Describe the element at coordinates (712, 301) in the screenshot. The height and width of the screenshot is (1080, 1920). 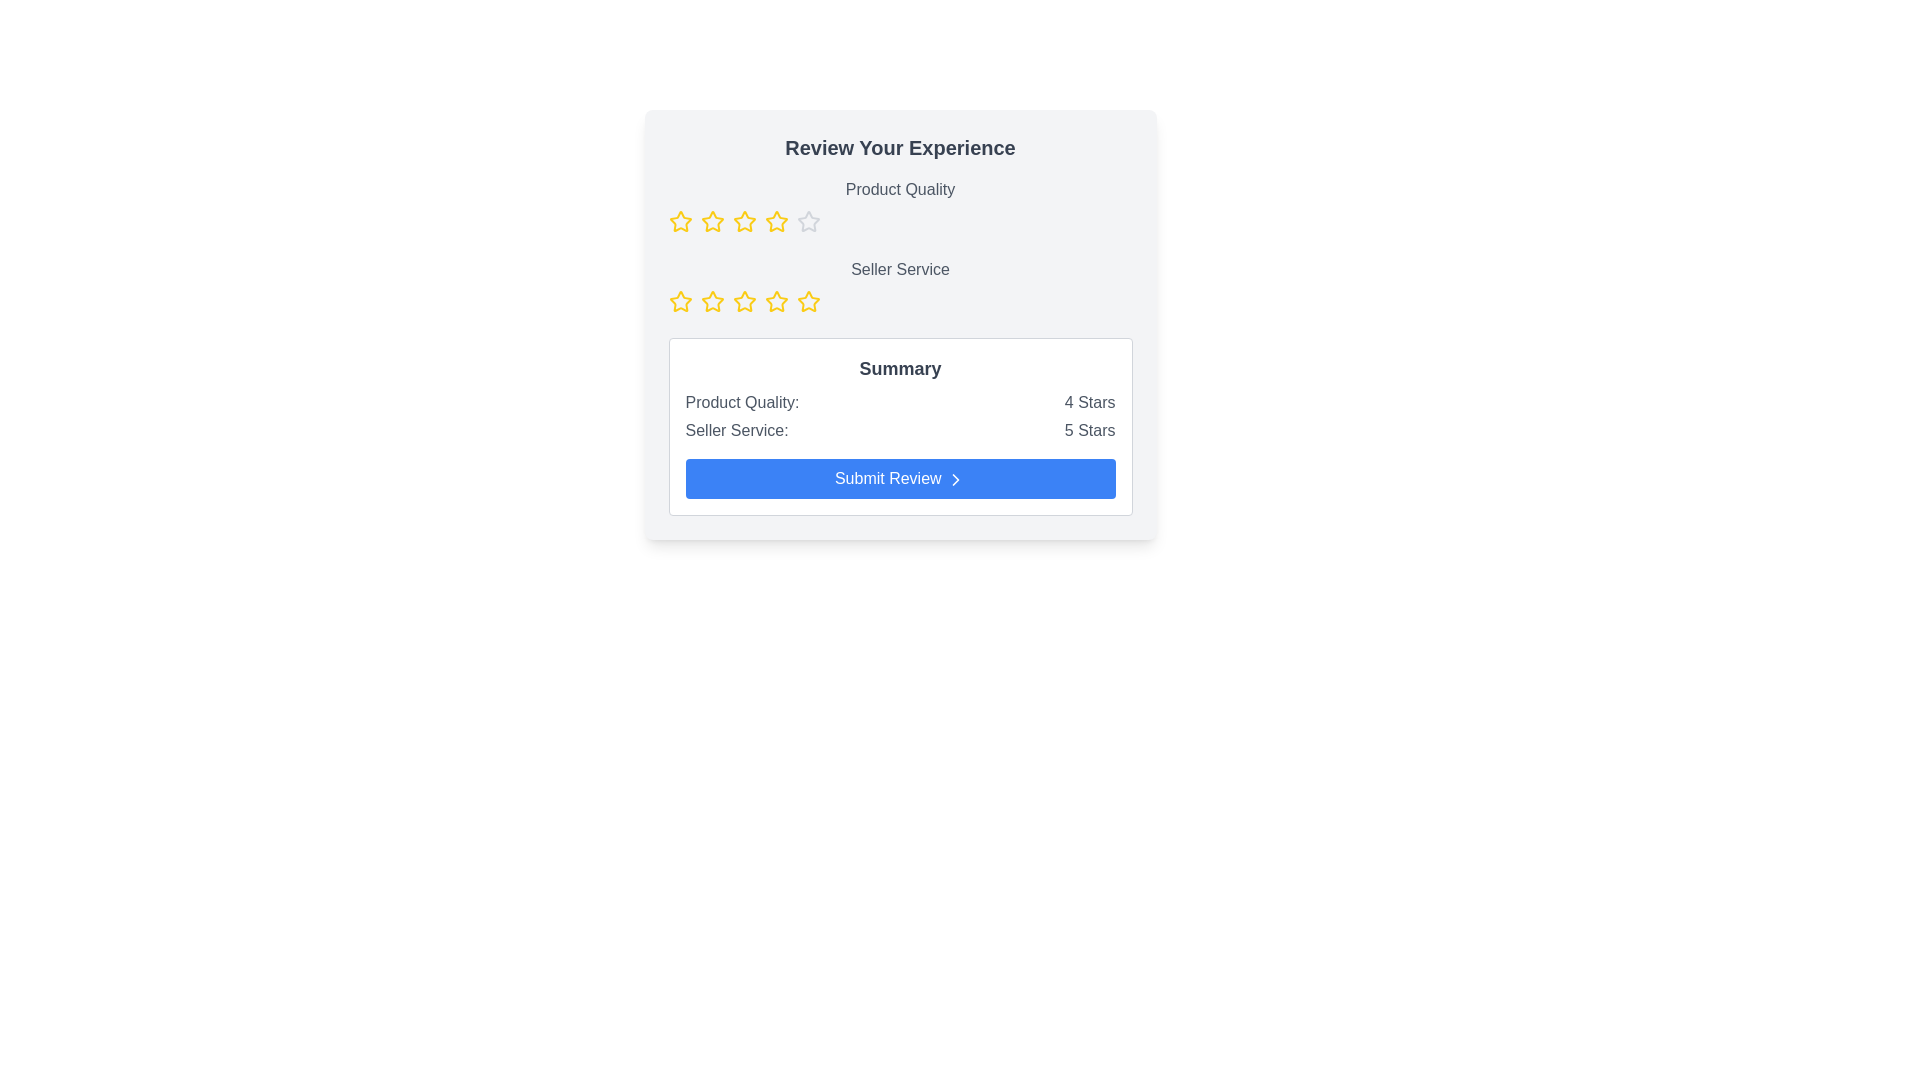
I see `the second star icon` at that location.